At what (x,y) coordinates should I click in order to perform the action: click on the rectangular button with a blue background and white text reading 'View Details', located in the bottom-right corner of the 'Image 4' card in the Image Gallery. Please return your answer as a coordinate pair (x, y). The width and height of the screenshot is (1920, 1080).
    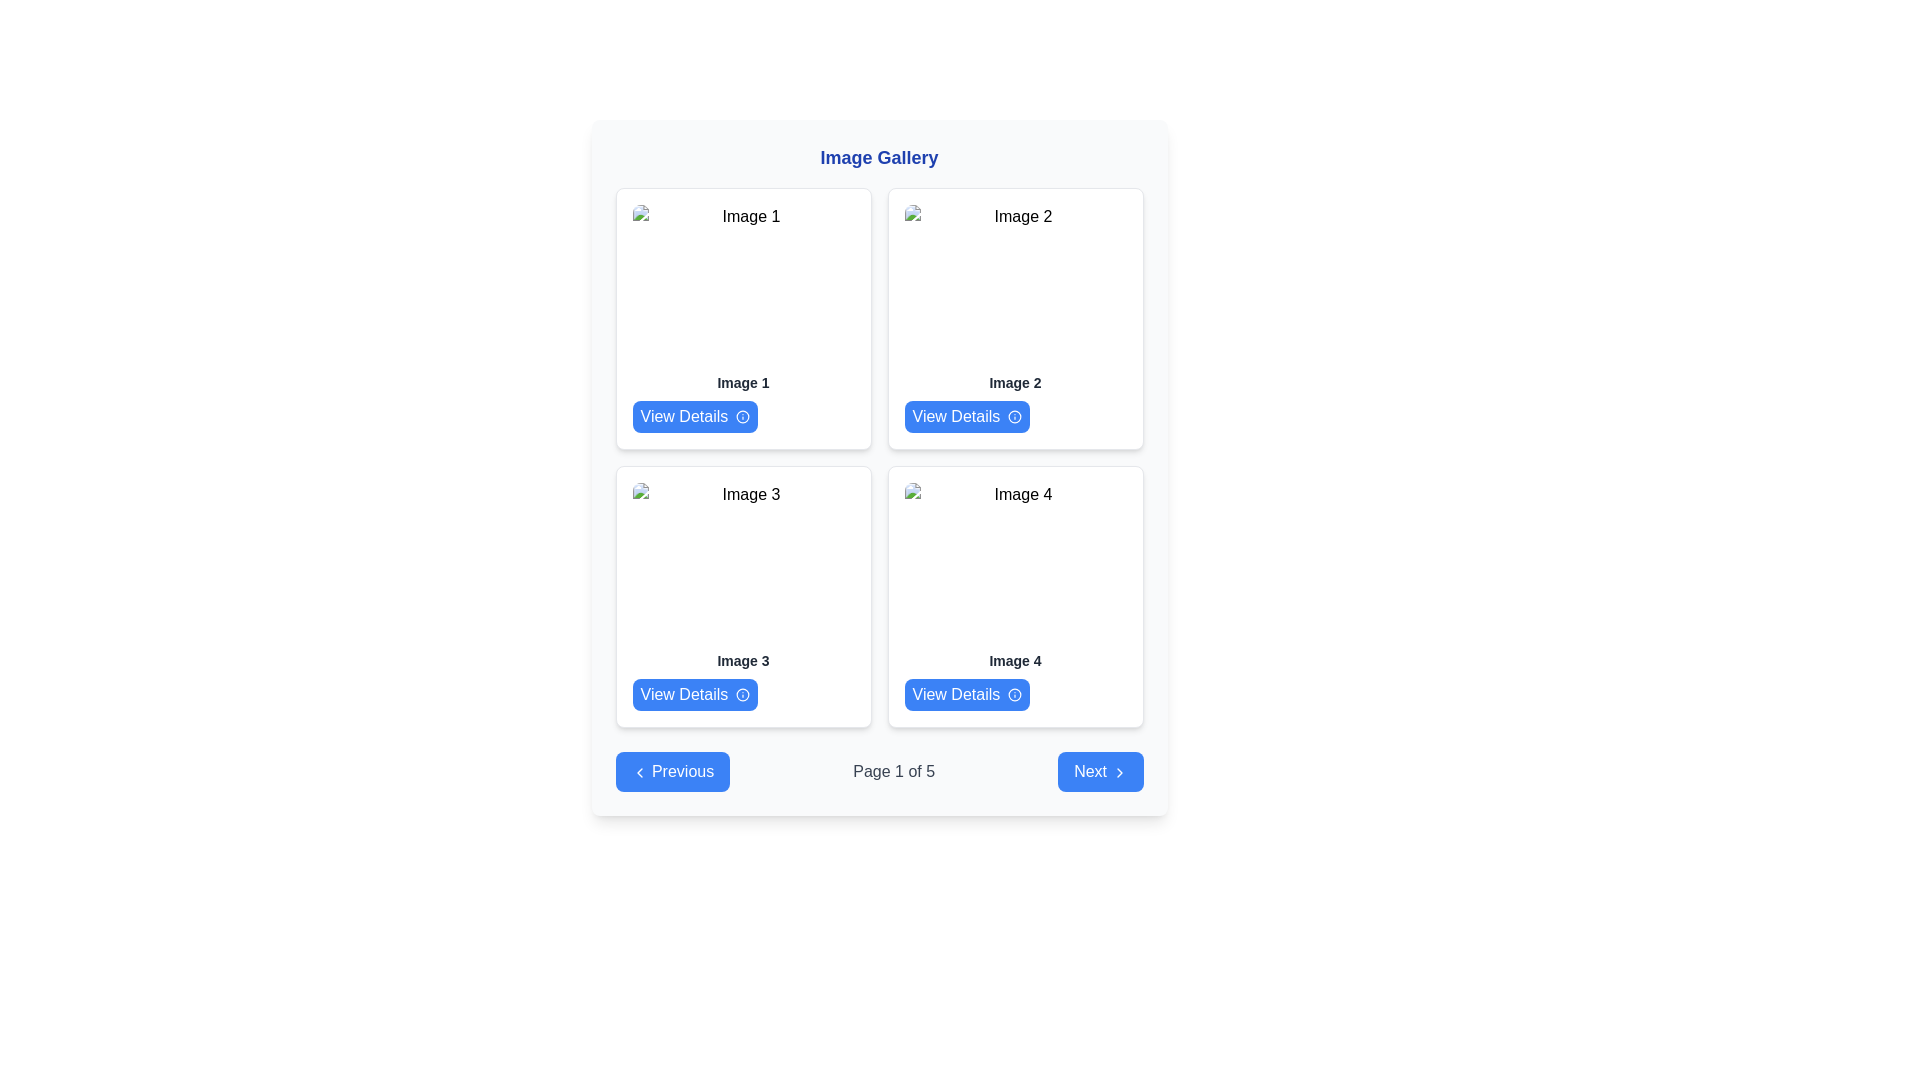
    Looking at the image, I should click on (967, 693).